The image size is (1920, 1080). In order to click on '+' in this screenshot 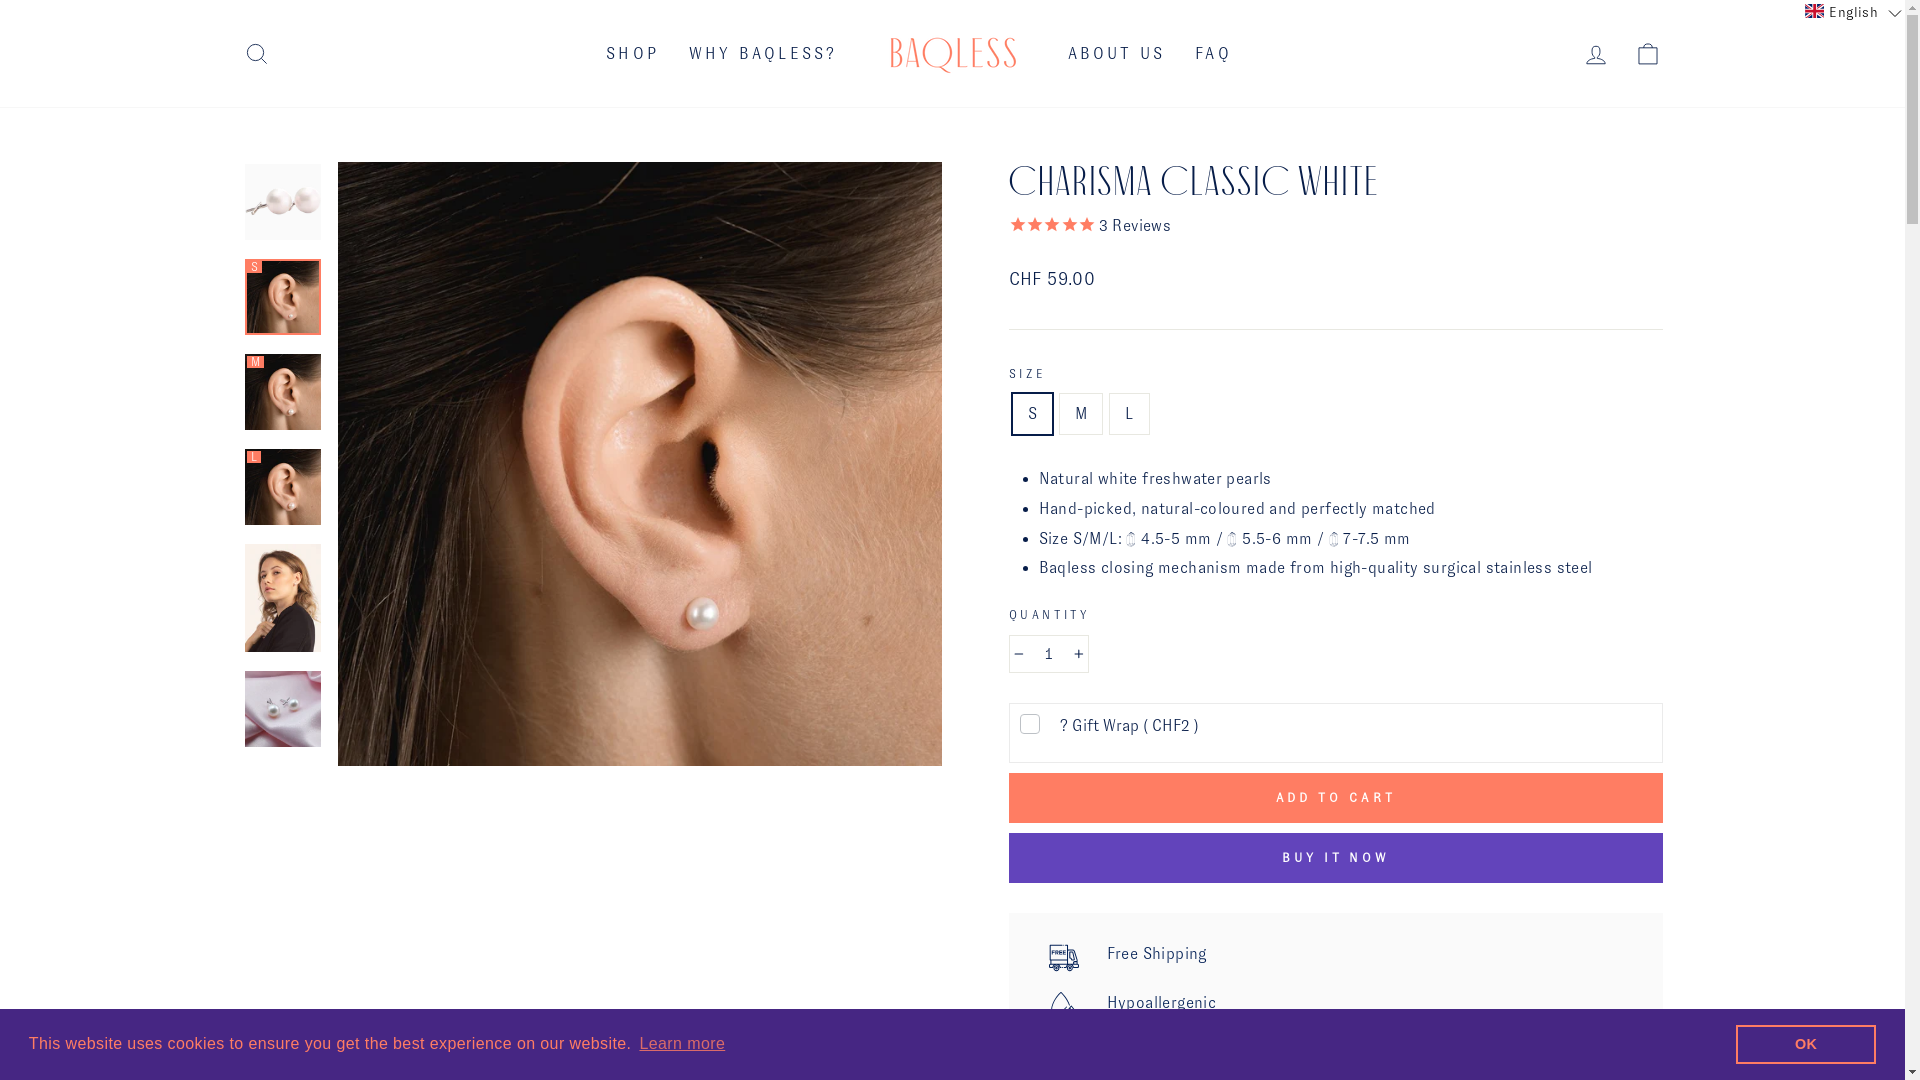, I will do `click(1077, 654)`.